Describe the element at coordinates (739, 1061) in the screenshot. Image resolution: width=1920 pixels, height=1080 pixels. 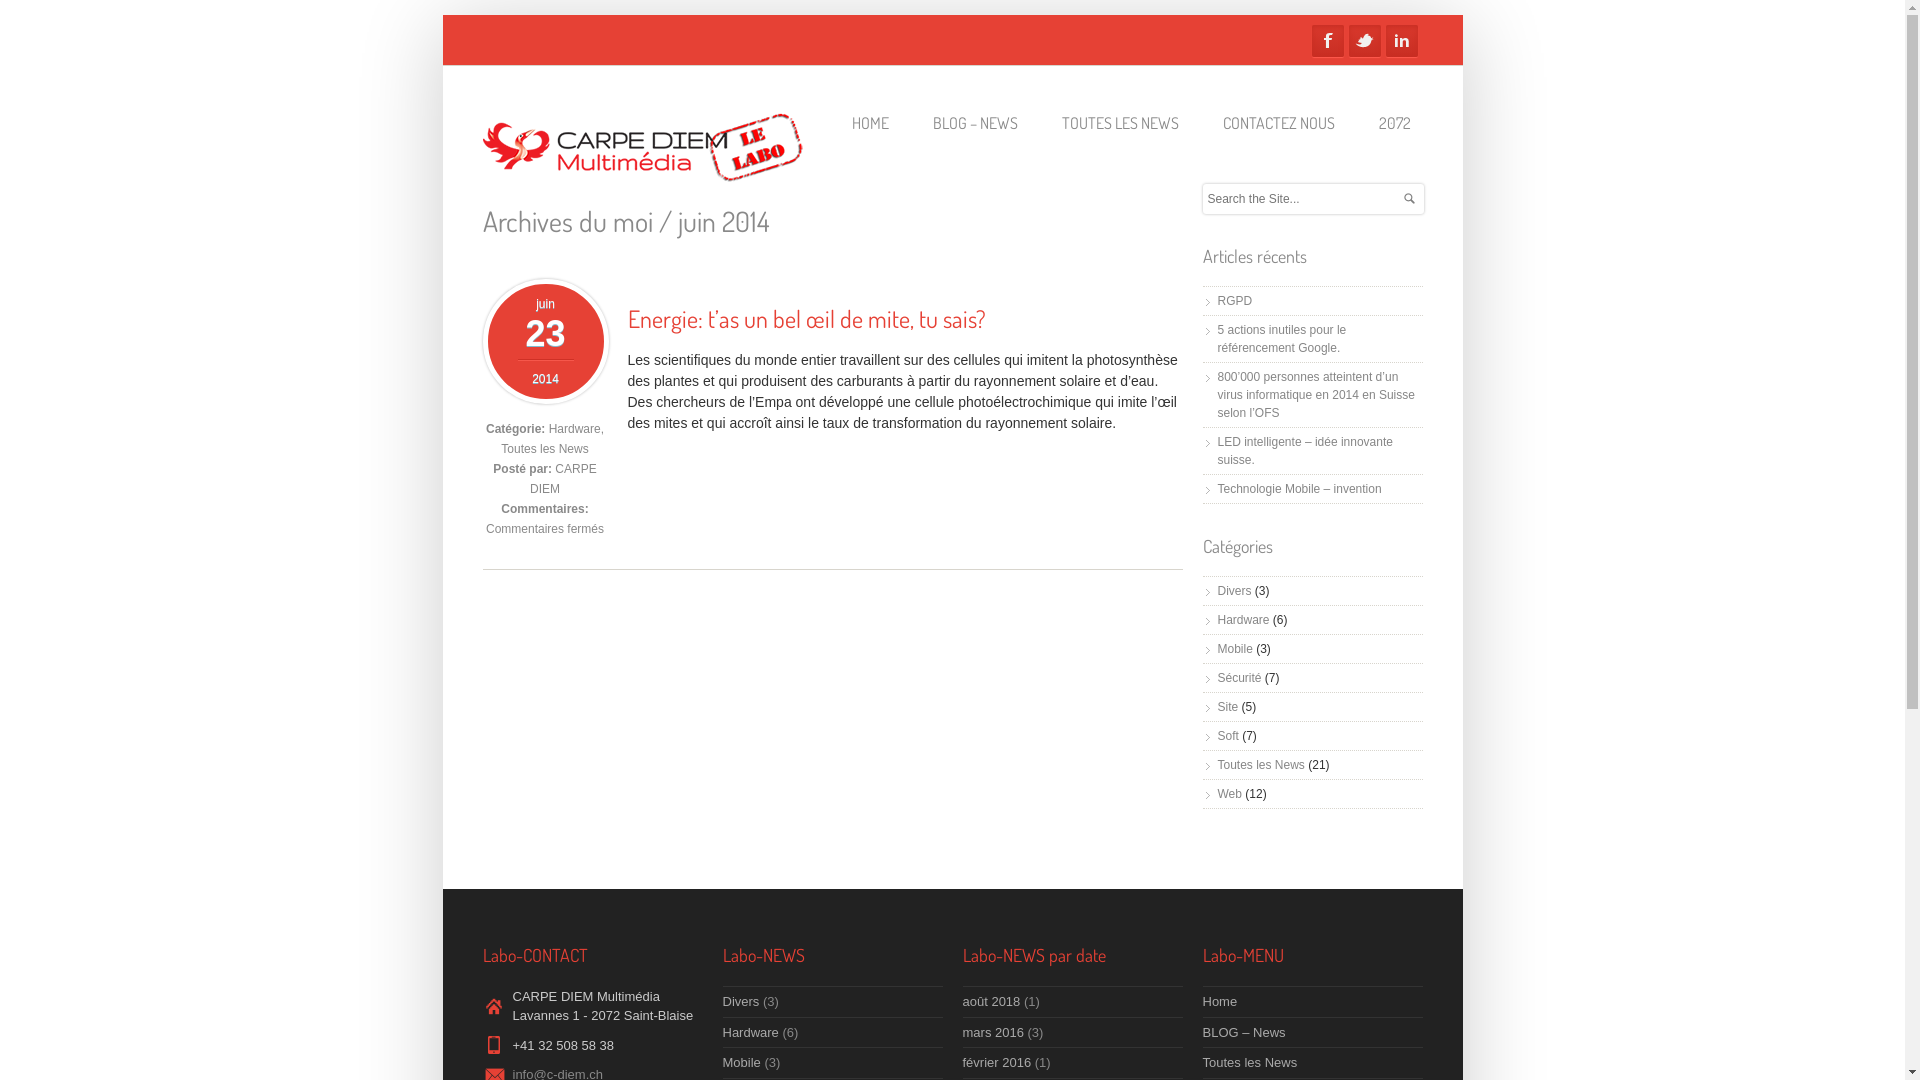
I see `'Mobile'` at that location.